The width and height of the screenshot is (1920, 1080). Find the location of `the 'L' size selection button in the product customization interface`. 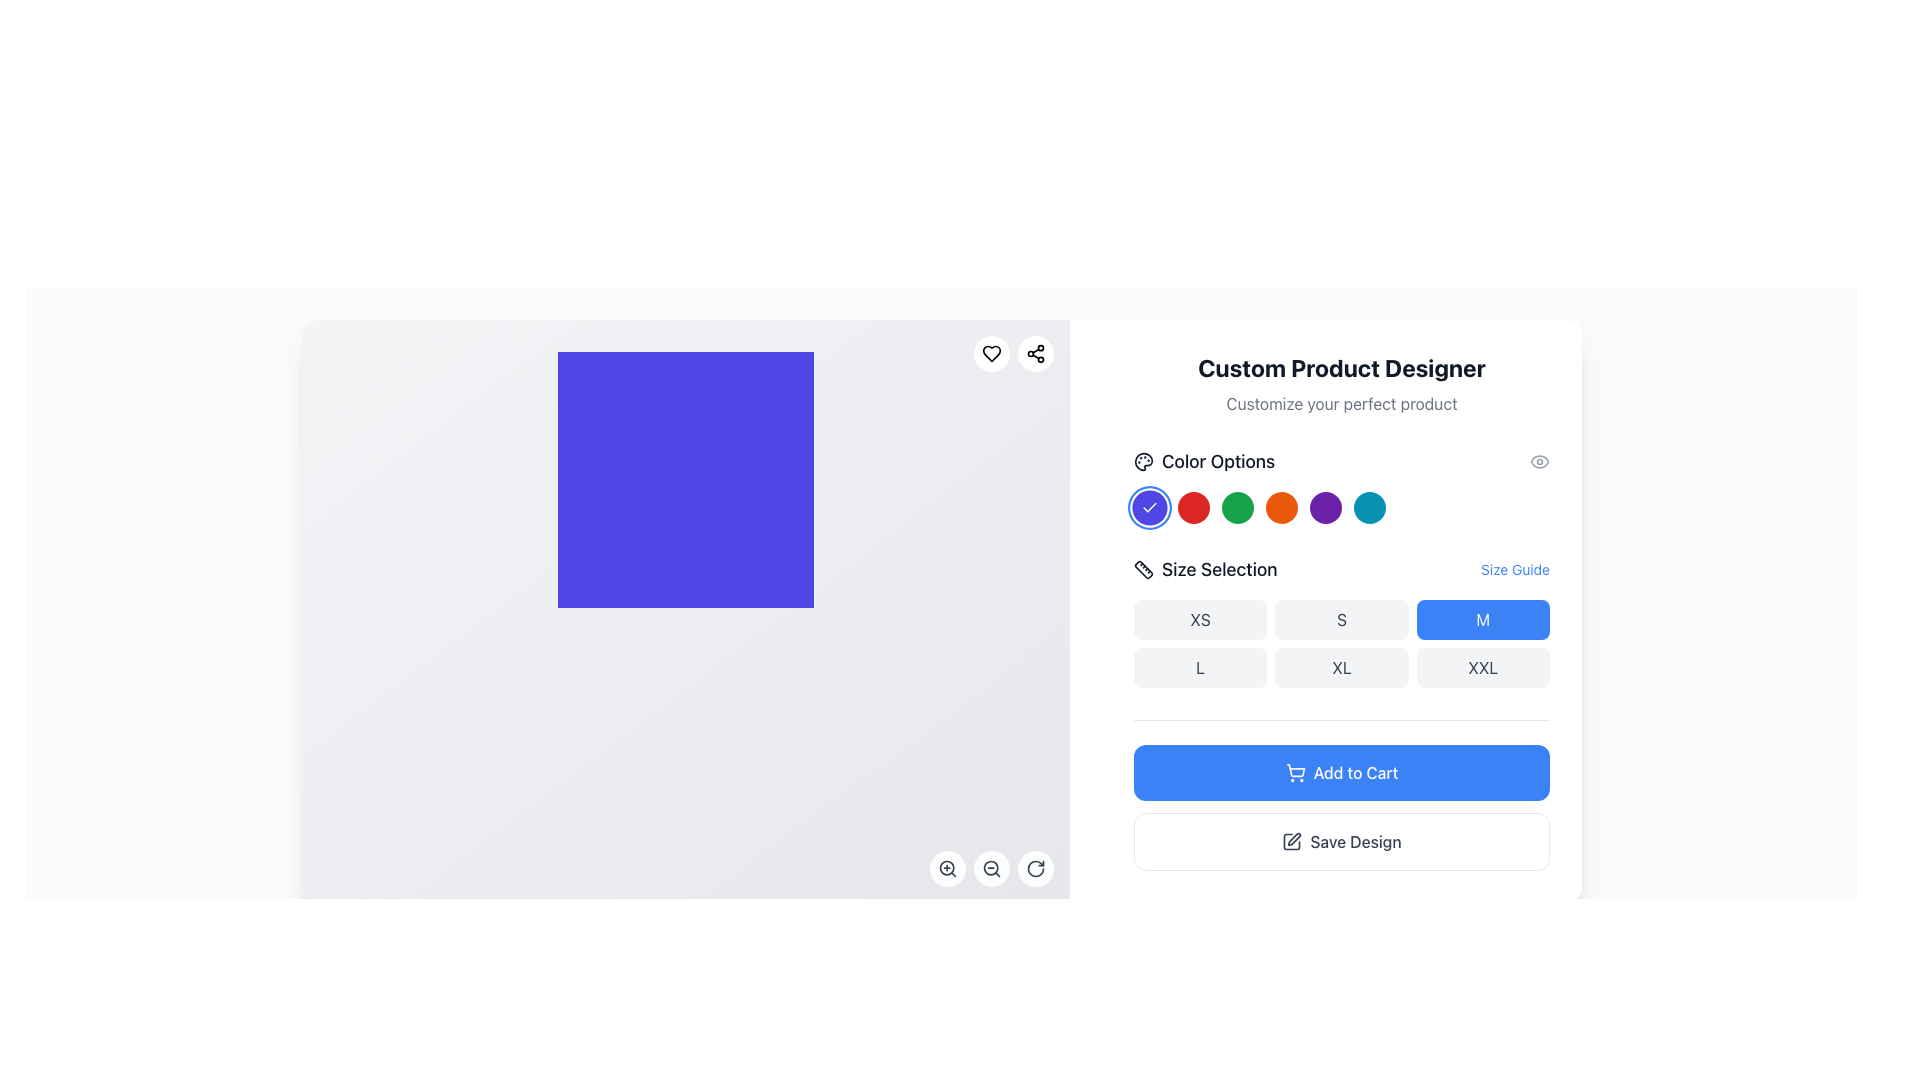

the 'L' size selection button in the product customization interface is located at coordinates (1200, 667).